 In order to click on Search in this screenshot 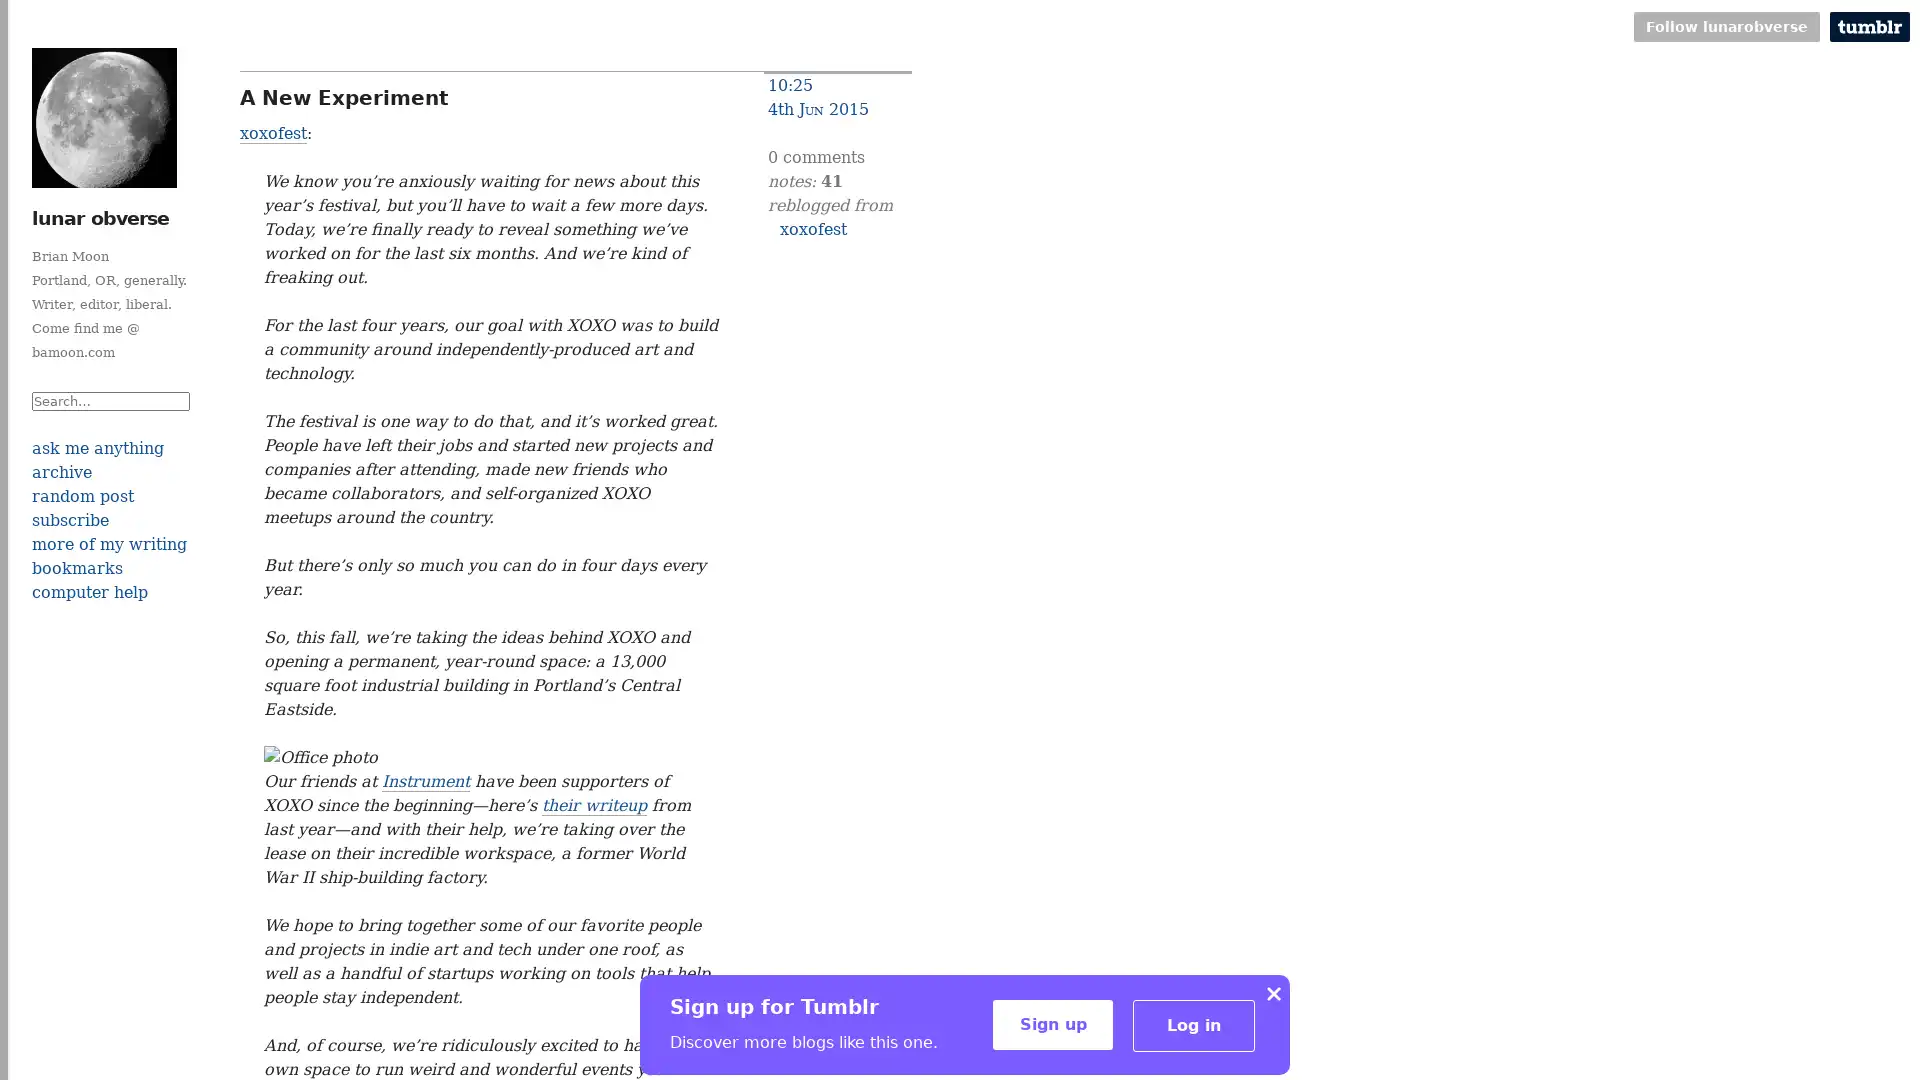, I will do `click(109, 424)`.